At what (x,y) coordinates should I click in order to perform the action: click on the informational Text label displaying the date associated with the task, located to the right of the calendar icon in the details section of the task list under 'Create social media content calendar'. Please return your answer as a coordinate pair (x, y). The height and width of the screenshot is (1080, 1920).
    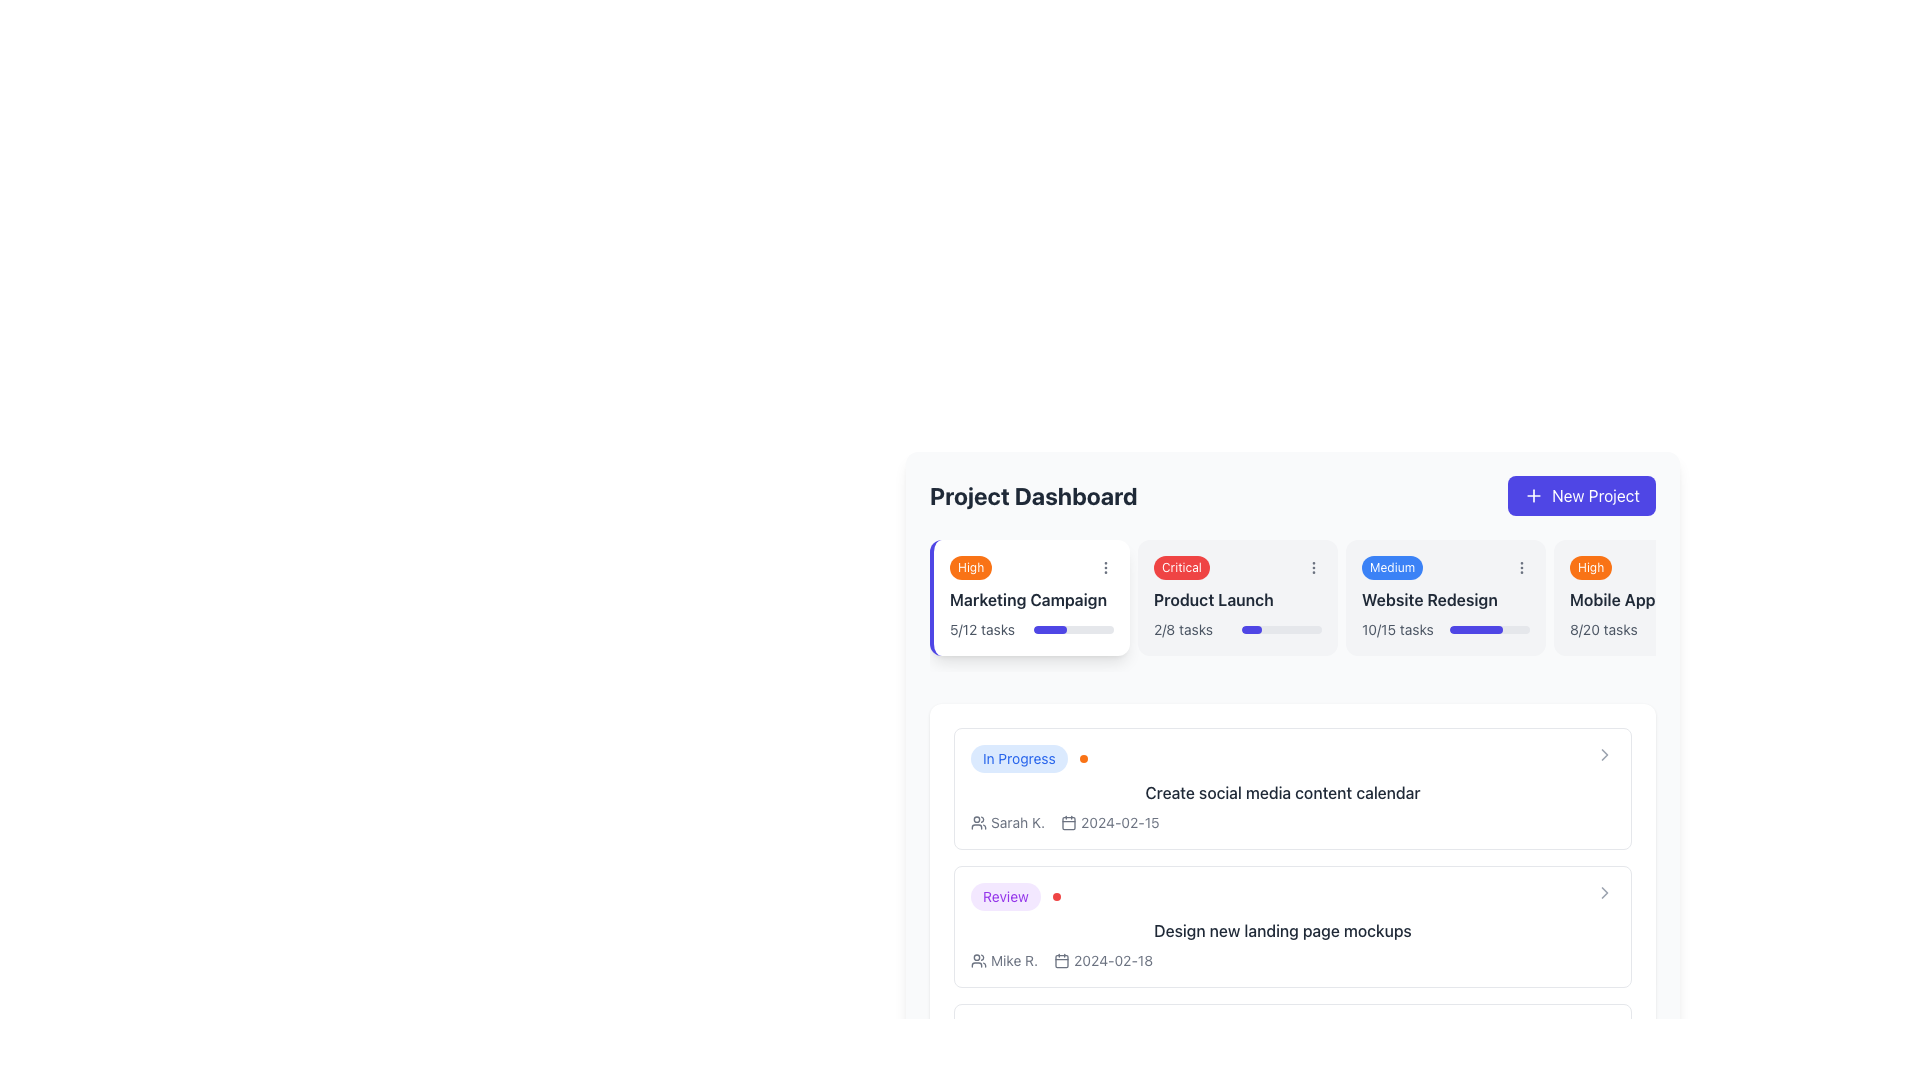
    Looking at the image, I should click on (1120, 822).